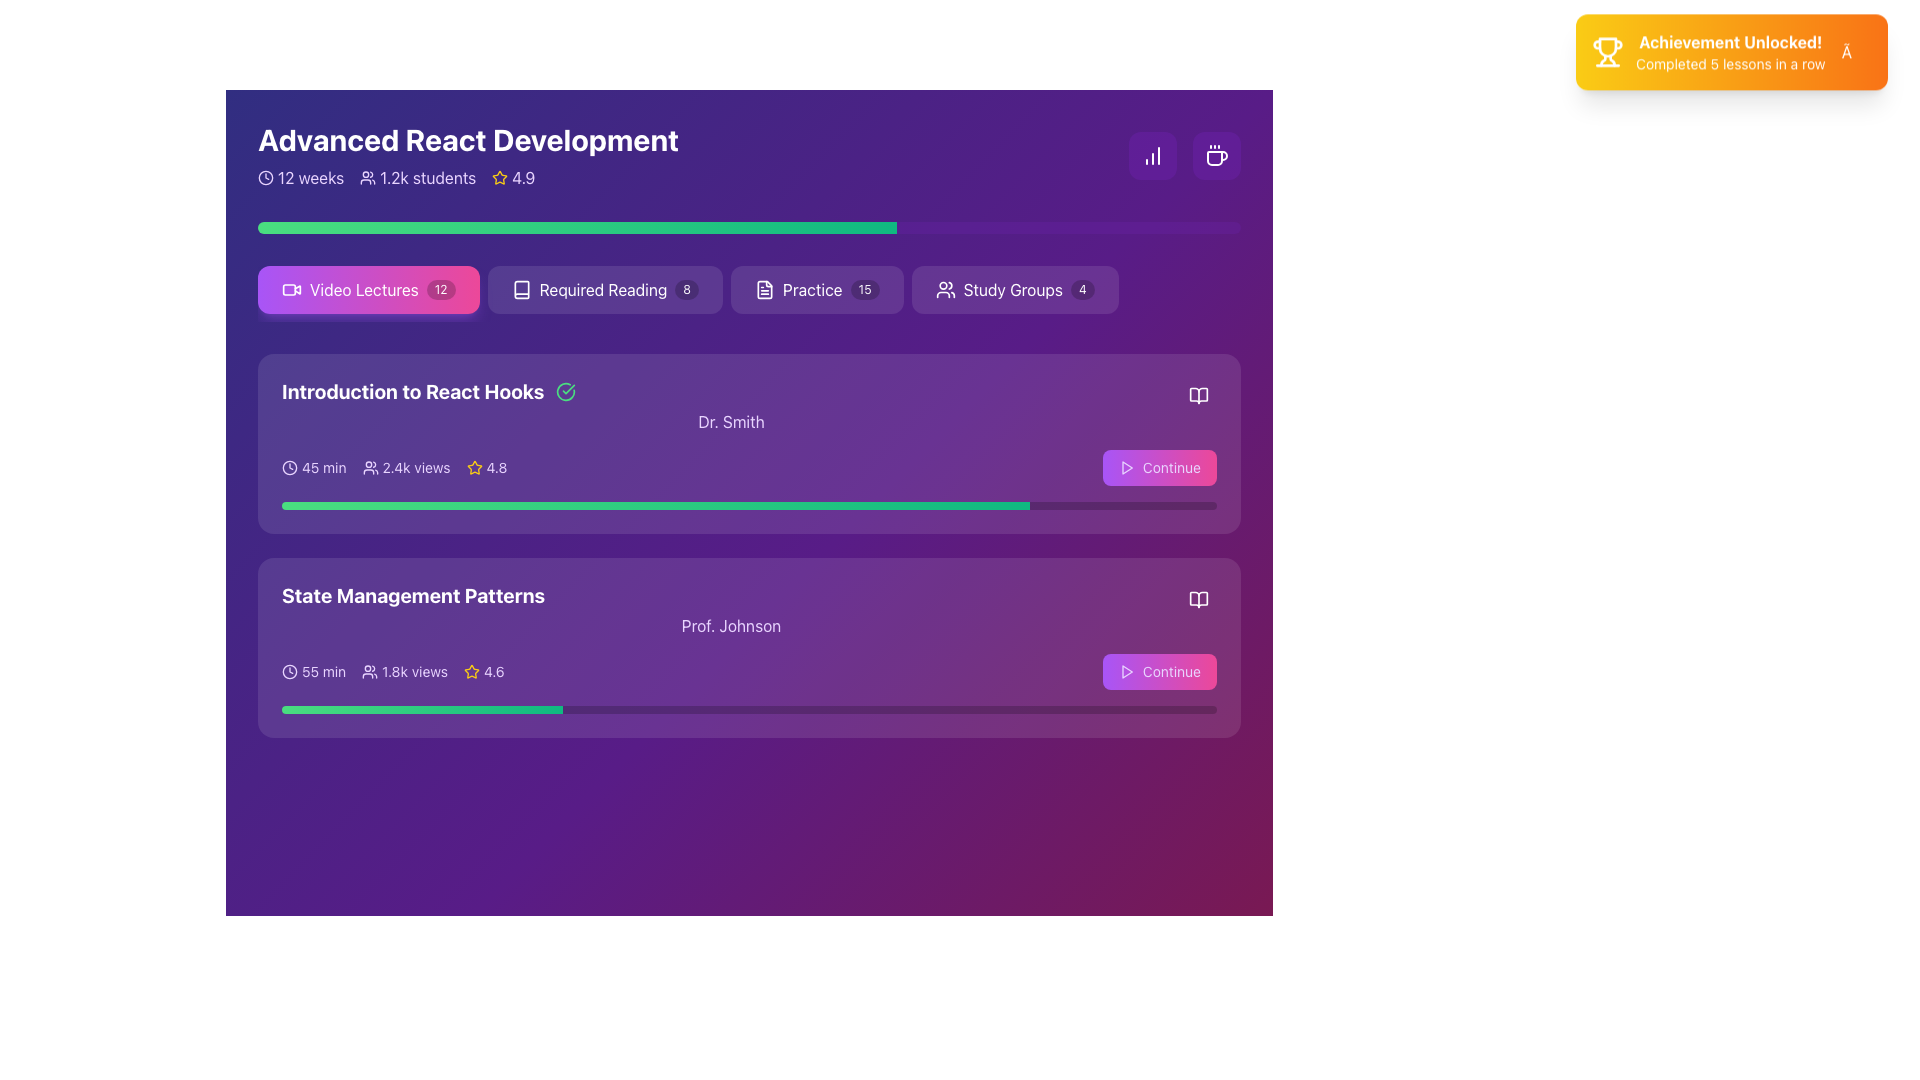  I want to click on text displaying '2.4k views' alongside the icon of overlapping silhouettes, styled in white on a purple background, located in the middle section of 'Introduction to React Hooks', so click(405, 467).